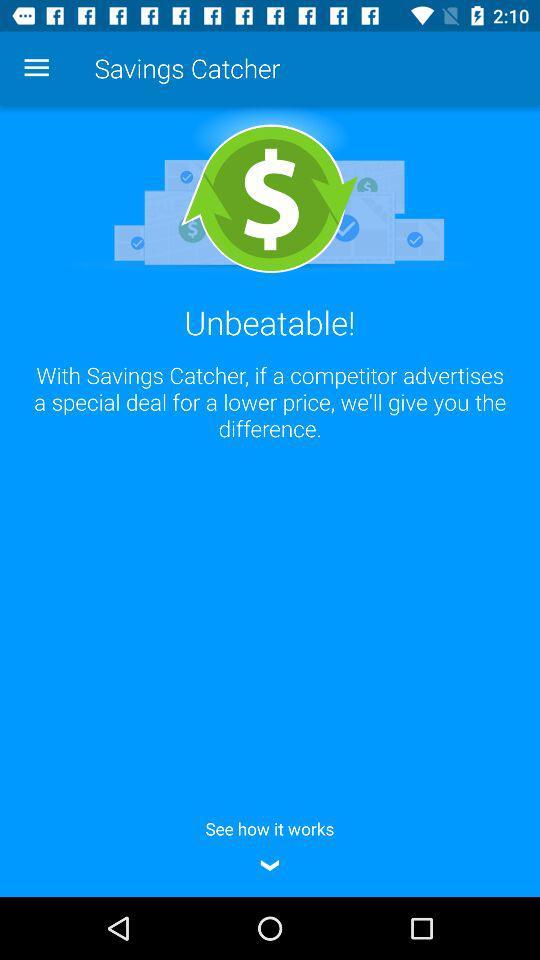 This screenshot has width=540, height=960. What do you see at coordinates (270, 842) in the screenshot?
I see `the see how it item` at bounding box center [270, 842].